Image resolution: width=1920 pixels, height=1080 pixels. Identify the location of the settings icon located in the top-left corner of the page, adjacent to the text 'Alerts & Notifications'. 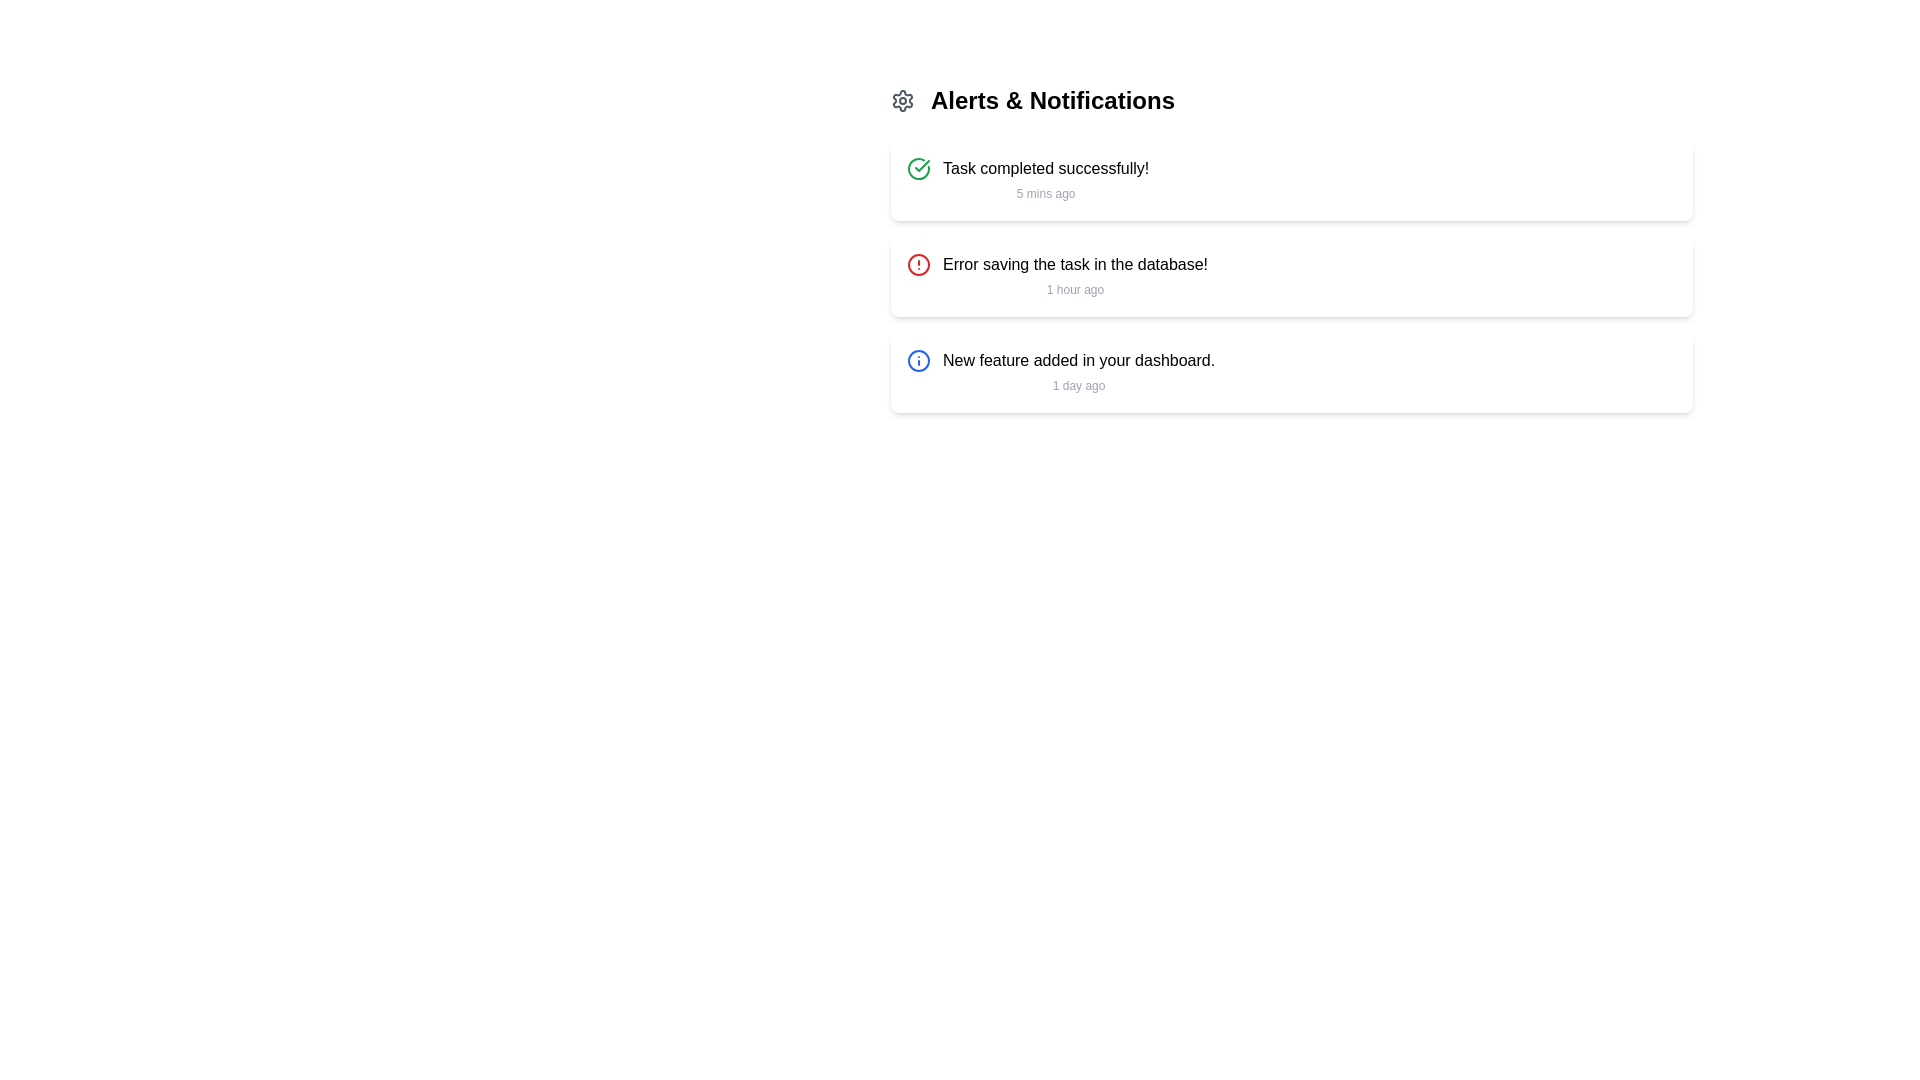
(901, 100).